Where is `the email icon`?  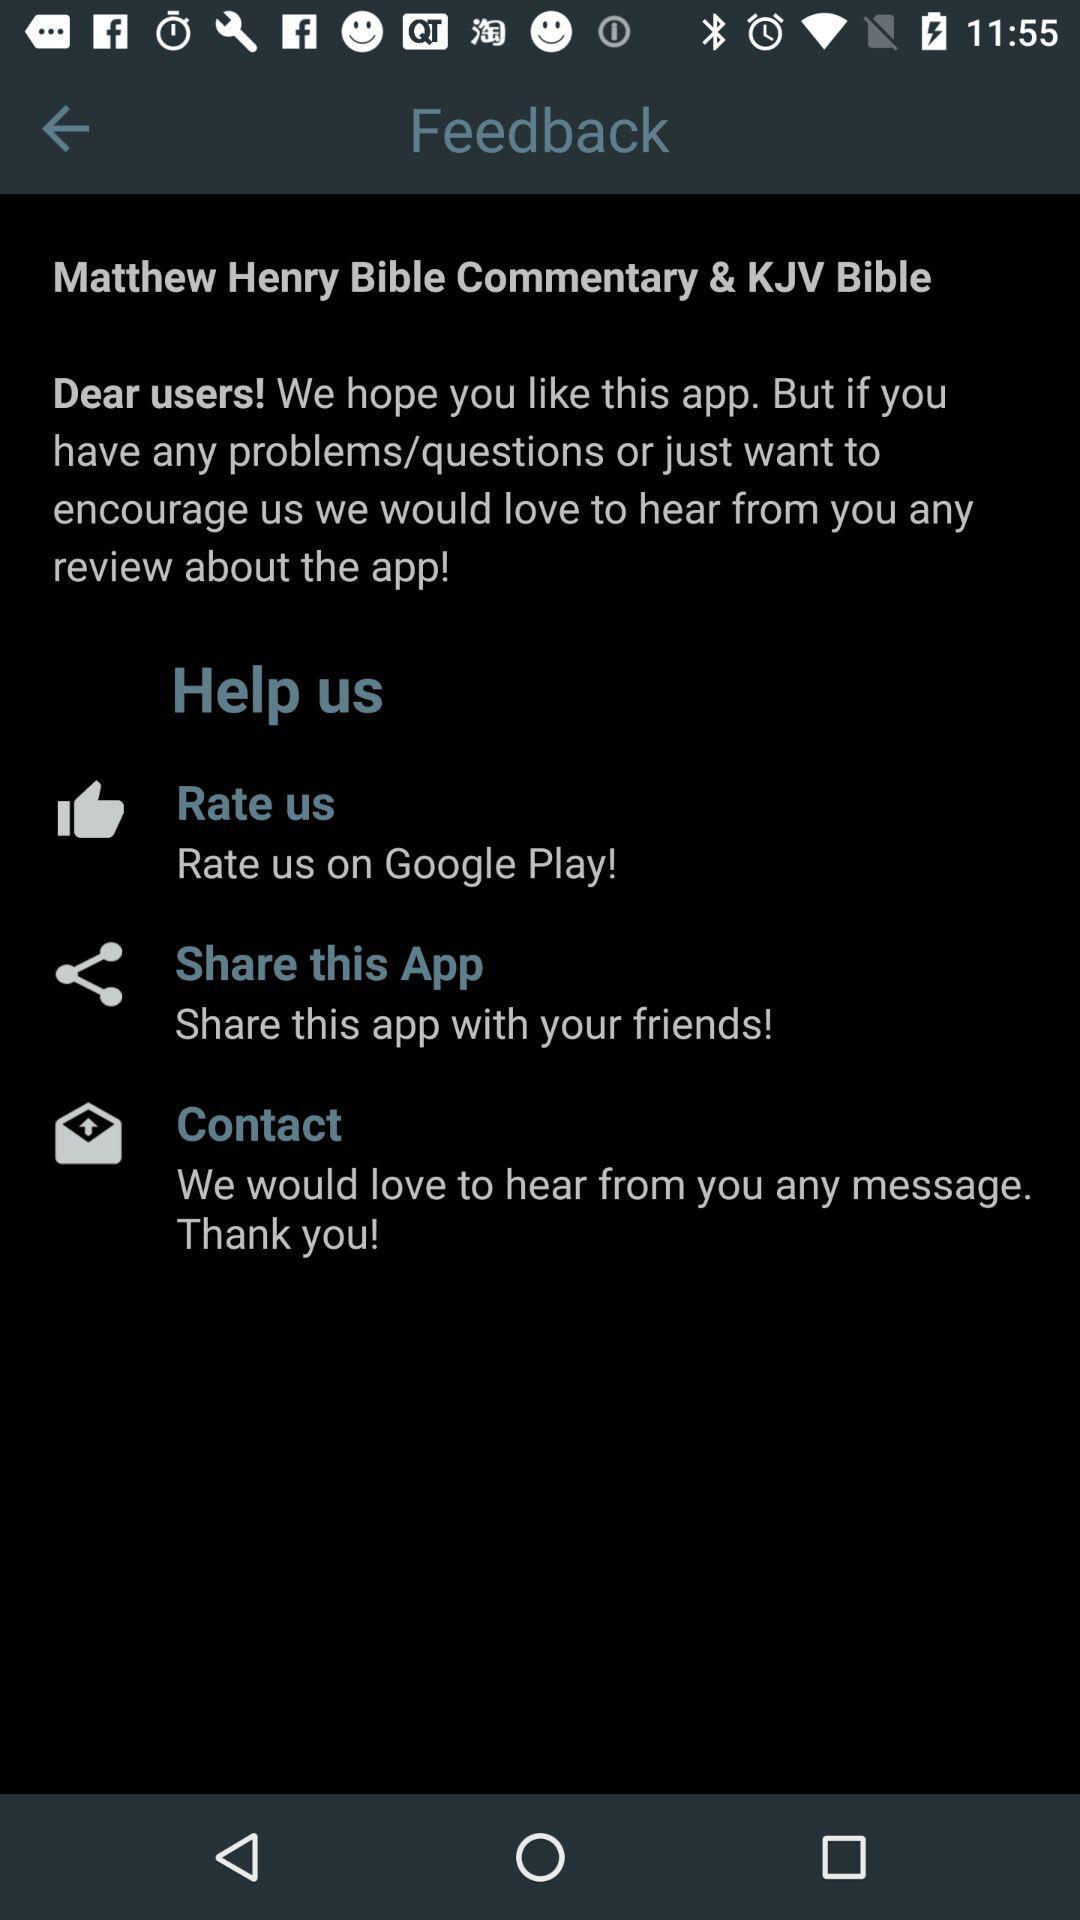
the email icon is located at coordinates (87, 1132).